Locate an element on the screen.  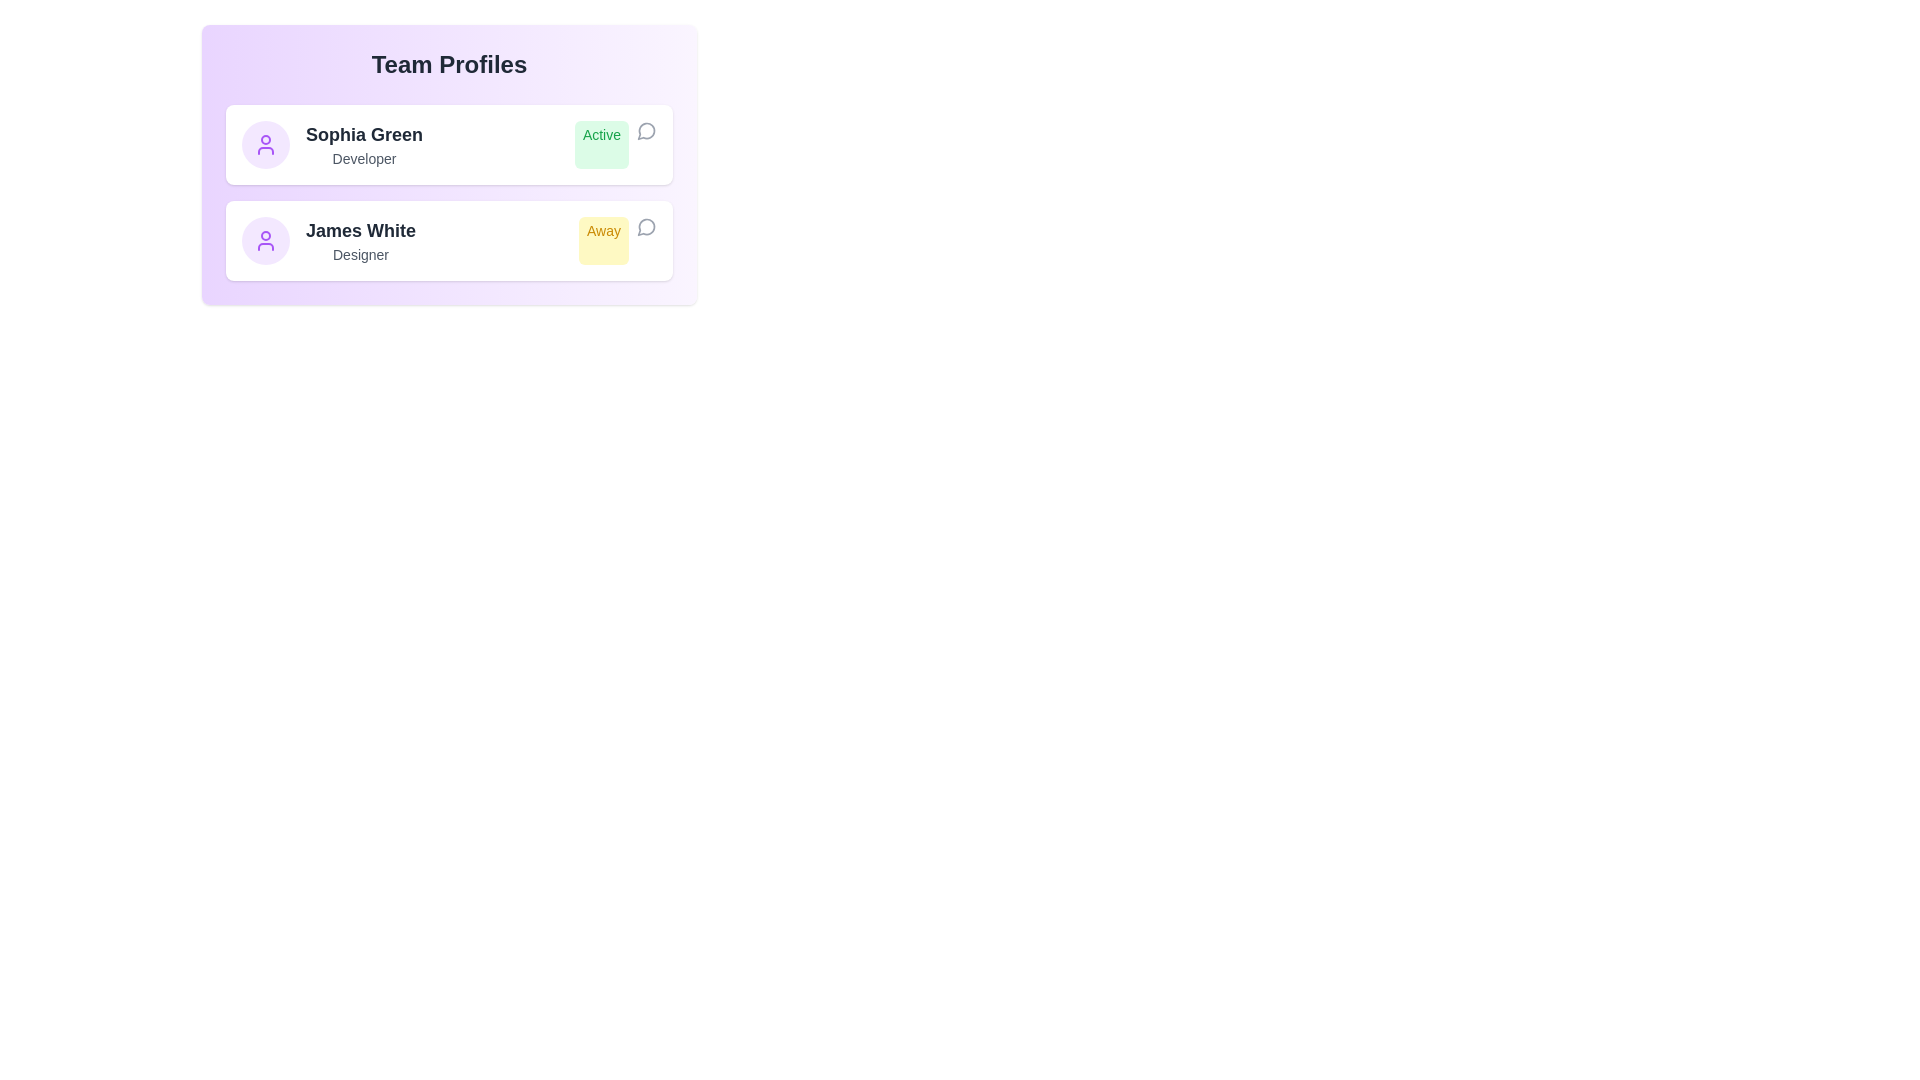
to select the Profile display card for 'Sophia Green', which includes a circular icon on the left and the name 'Sophia Green' in bold above the title 'Developer' is located at coordinates (332, 144).